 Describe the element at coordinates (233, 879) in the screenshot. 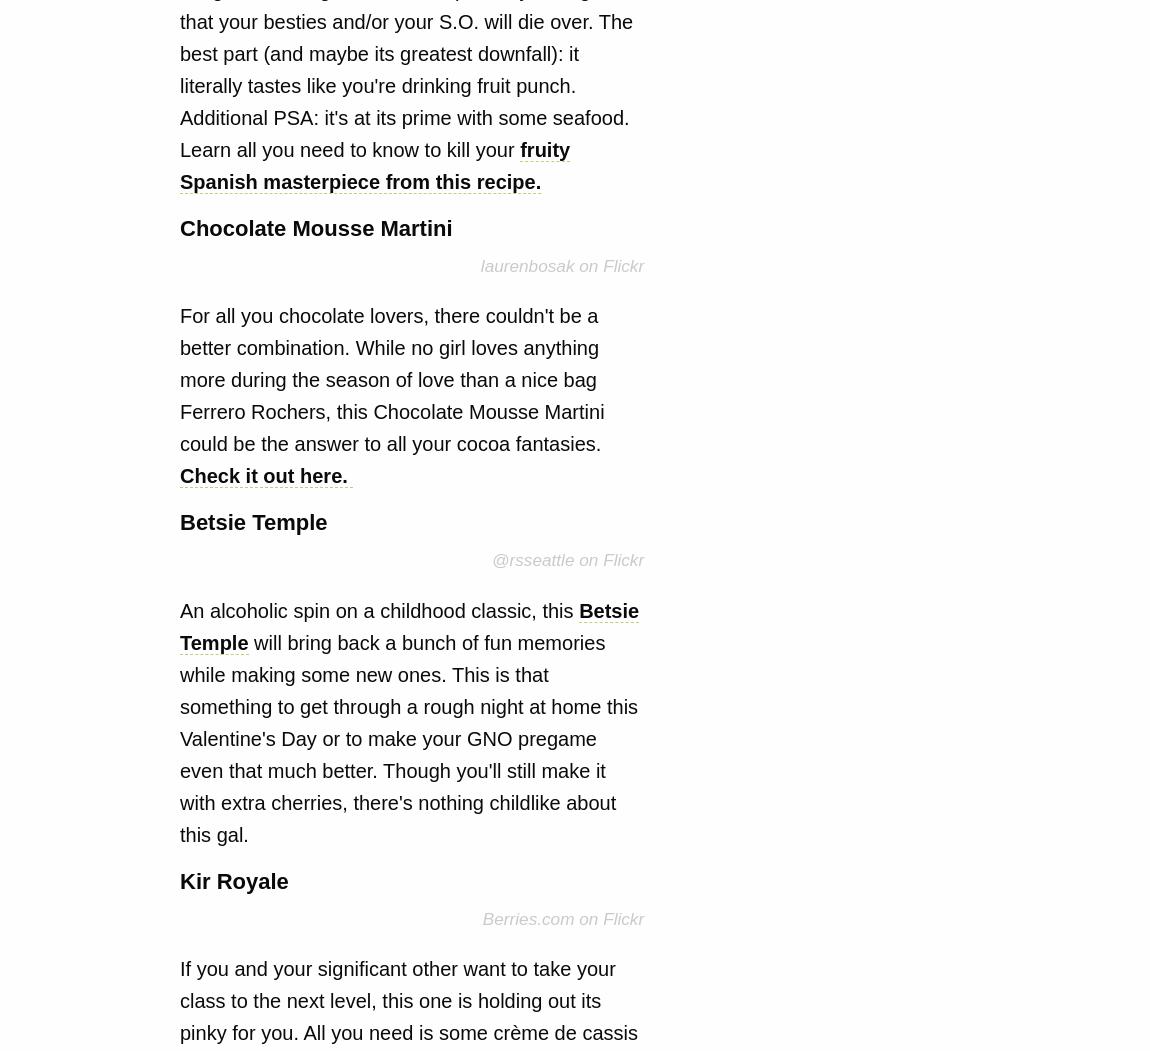

I see `'Kir Royale'` at that location.